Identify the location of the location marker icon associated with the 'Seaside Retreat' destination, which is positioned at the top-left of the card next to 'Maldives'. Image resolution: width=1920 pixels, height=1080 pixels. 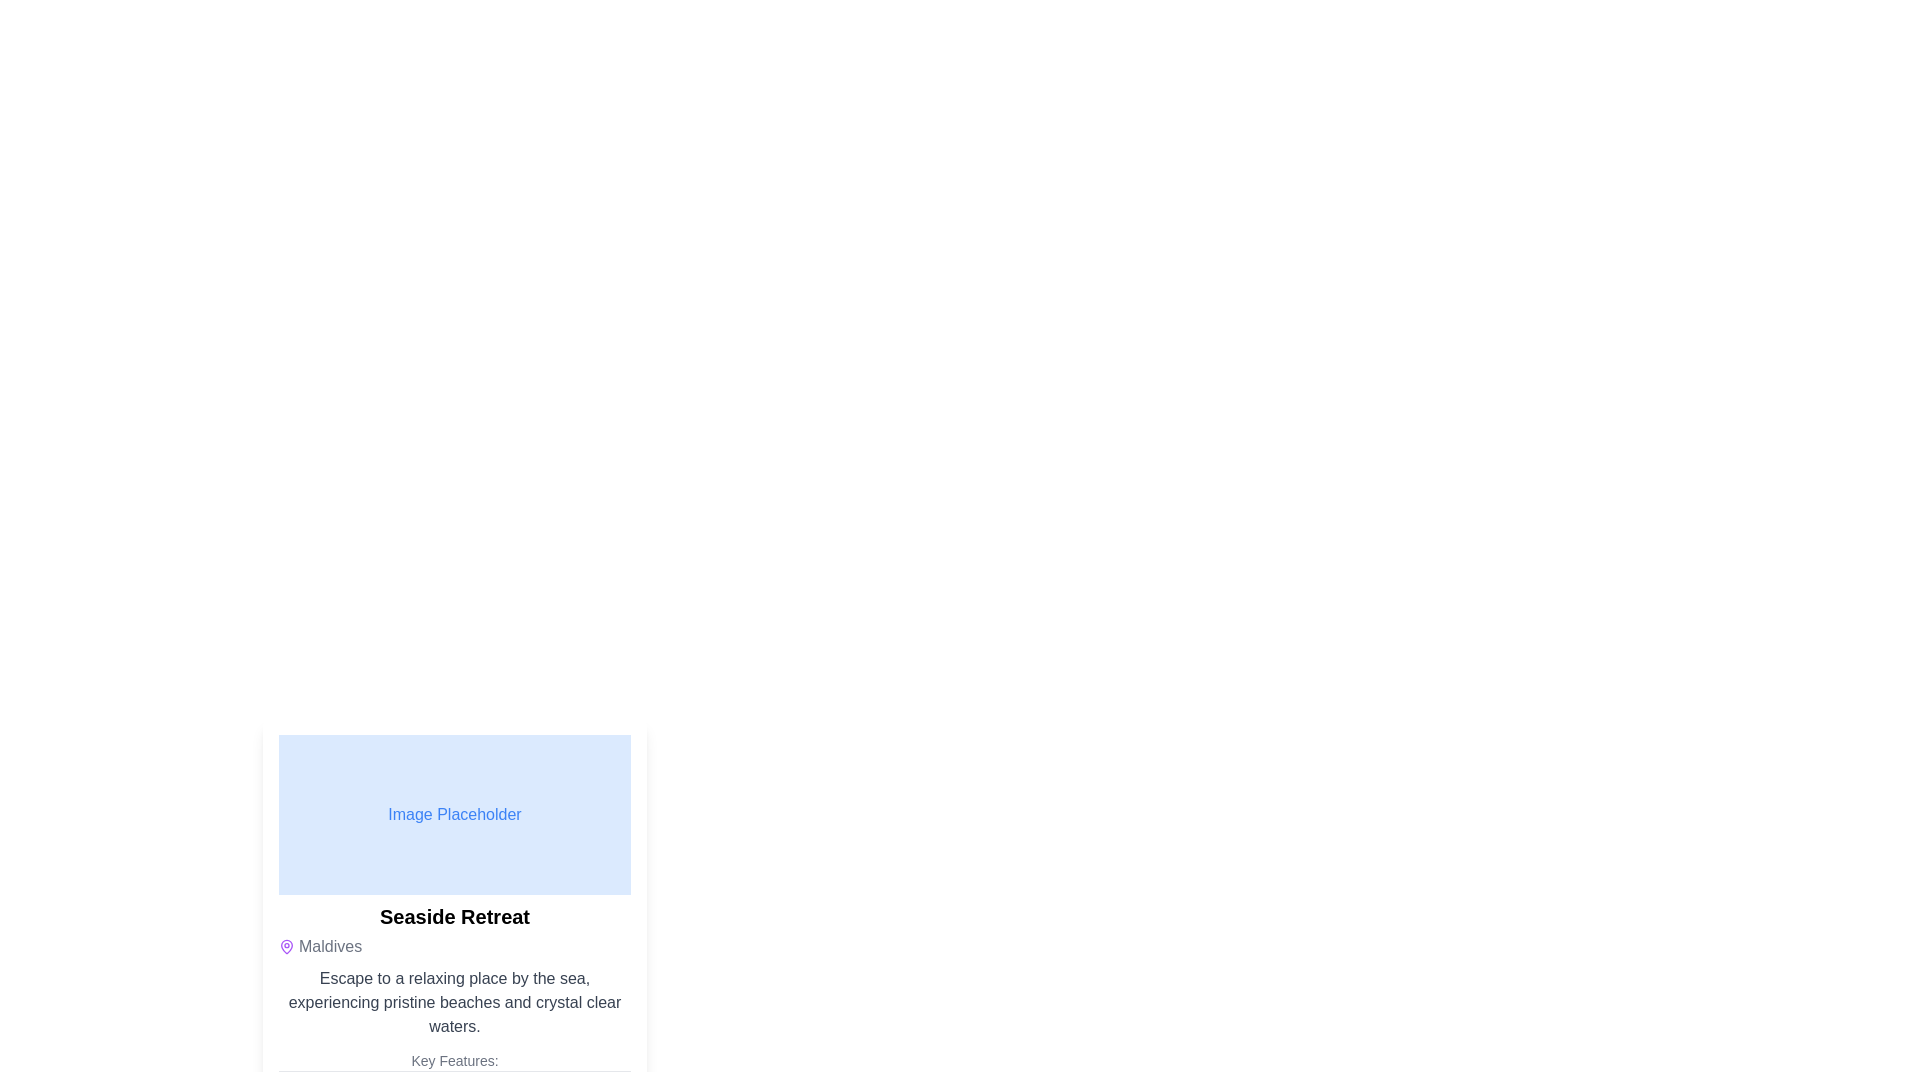
(286, 945).